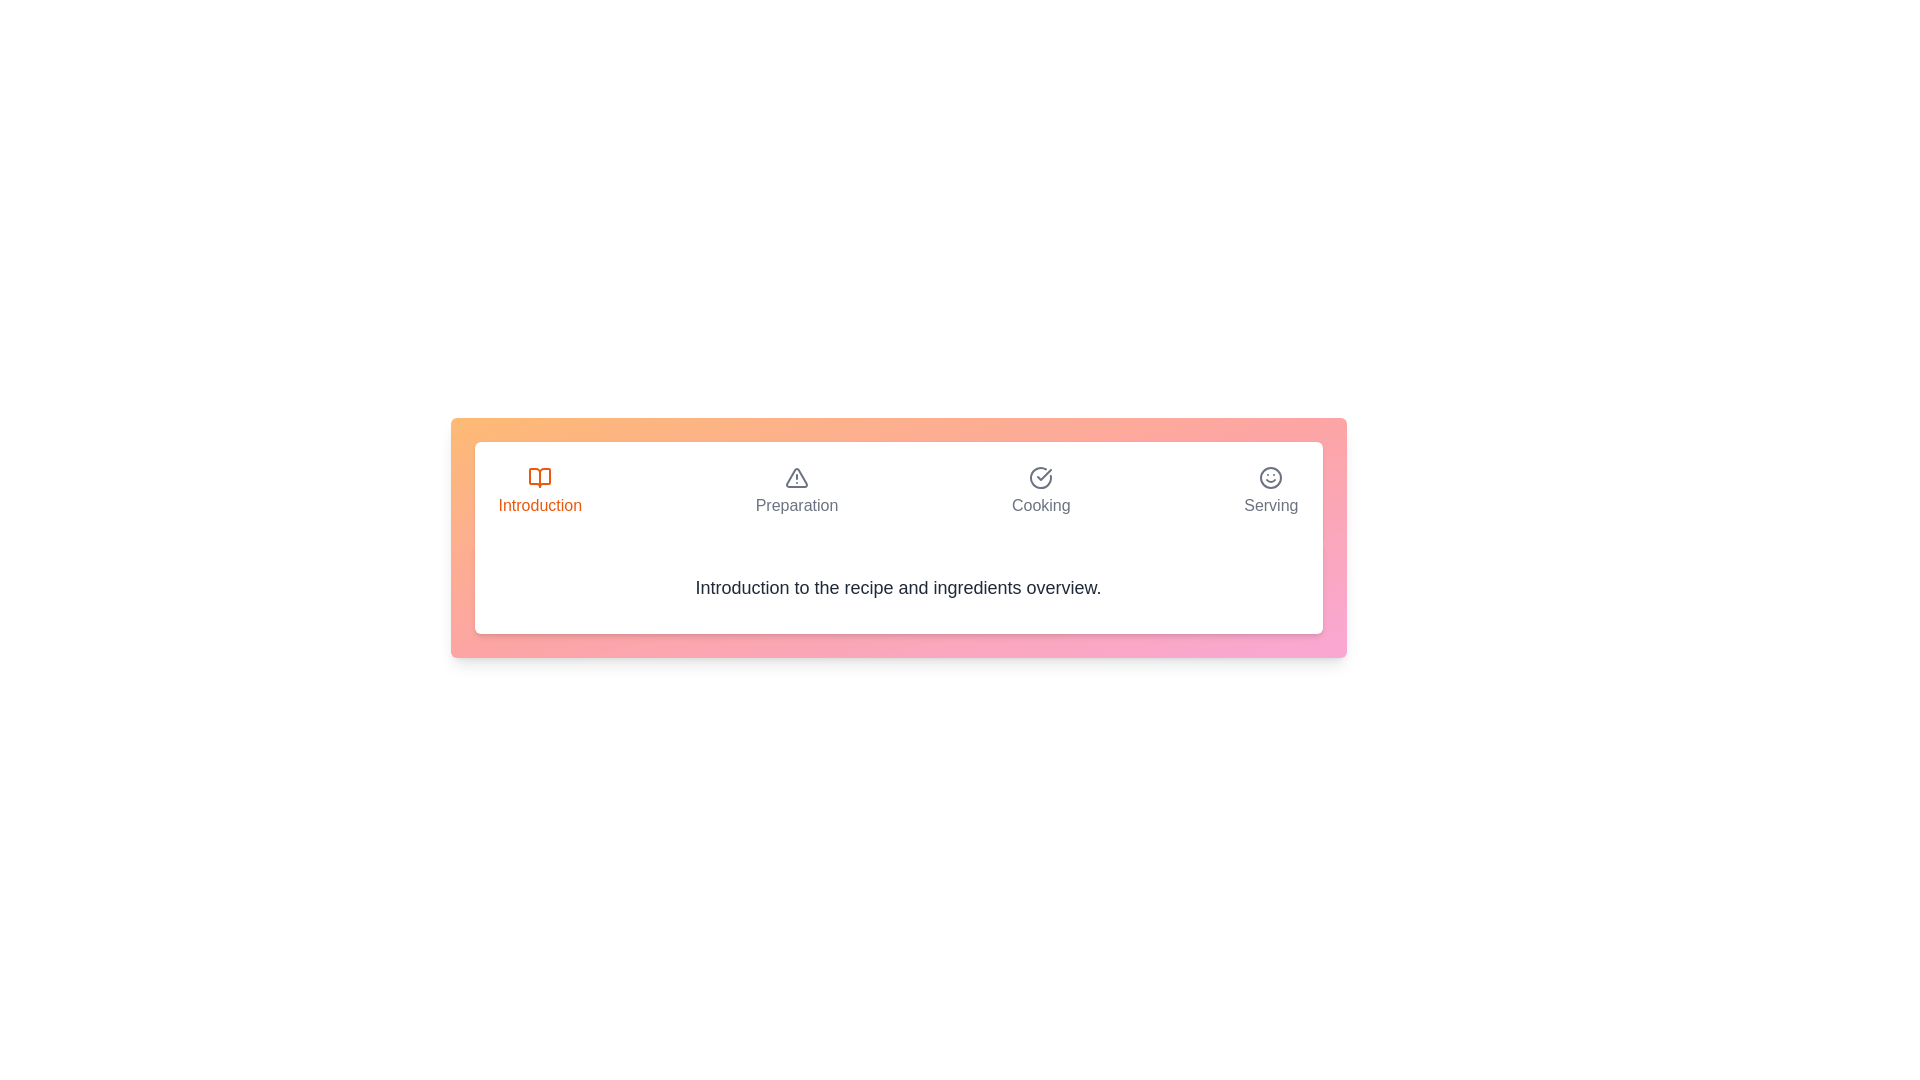  Describe the element at coordinates (1270, 492) in the screenshot. I see `the tab labeled Serving` at that location.